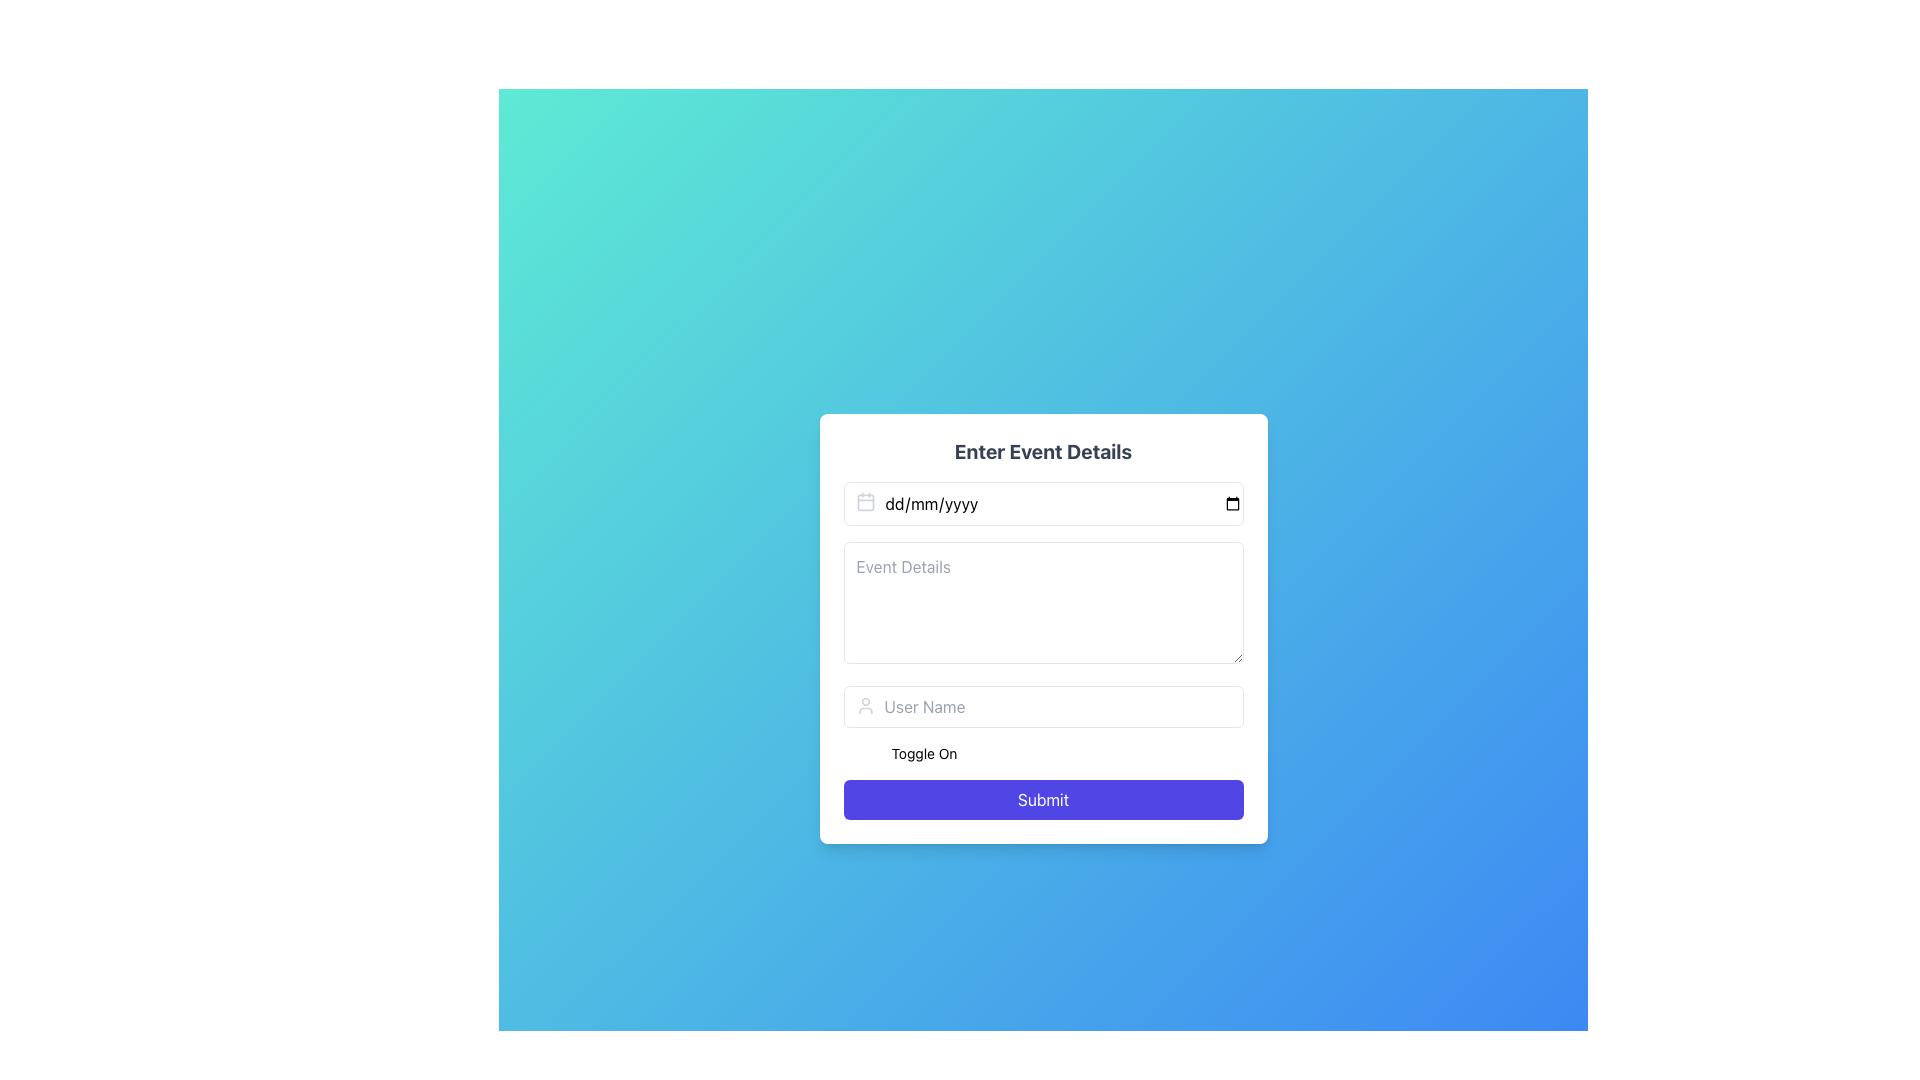 The image size is (1920, 1080). What do you see at coordinates (865, 500) in the screenshot?
I see `the date input icon located to the left of the 'dd/mm/yyyy' date input field in the event details form` at bounding box center [865, 500].